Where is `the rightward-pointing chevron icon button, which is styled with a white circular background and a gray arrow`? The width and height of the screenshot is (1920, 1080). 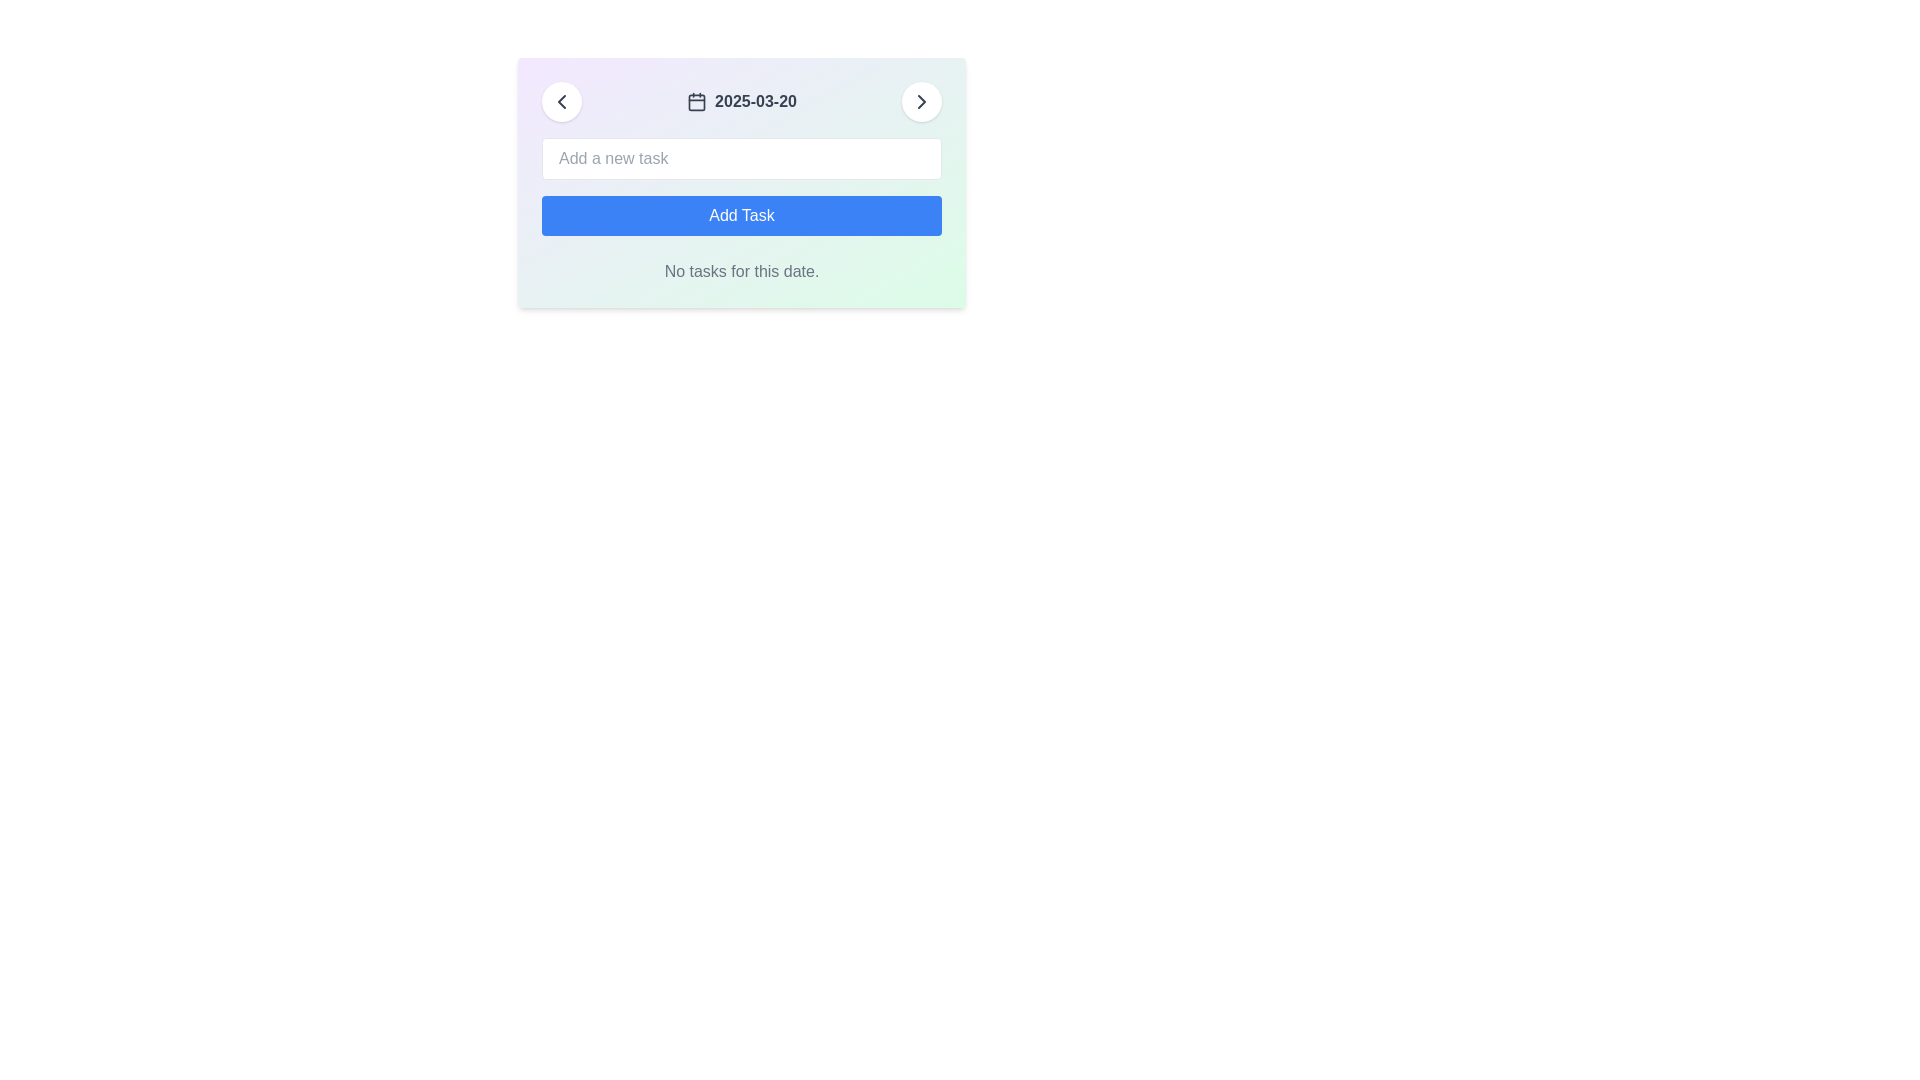
the rightward-pointing chevron icon button, which is styled with a white circular background and a gray arrow is located at coordinates (920, 101).